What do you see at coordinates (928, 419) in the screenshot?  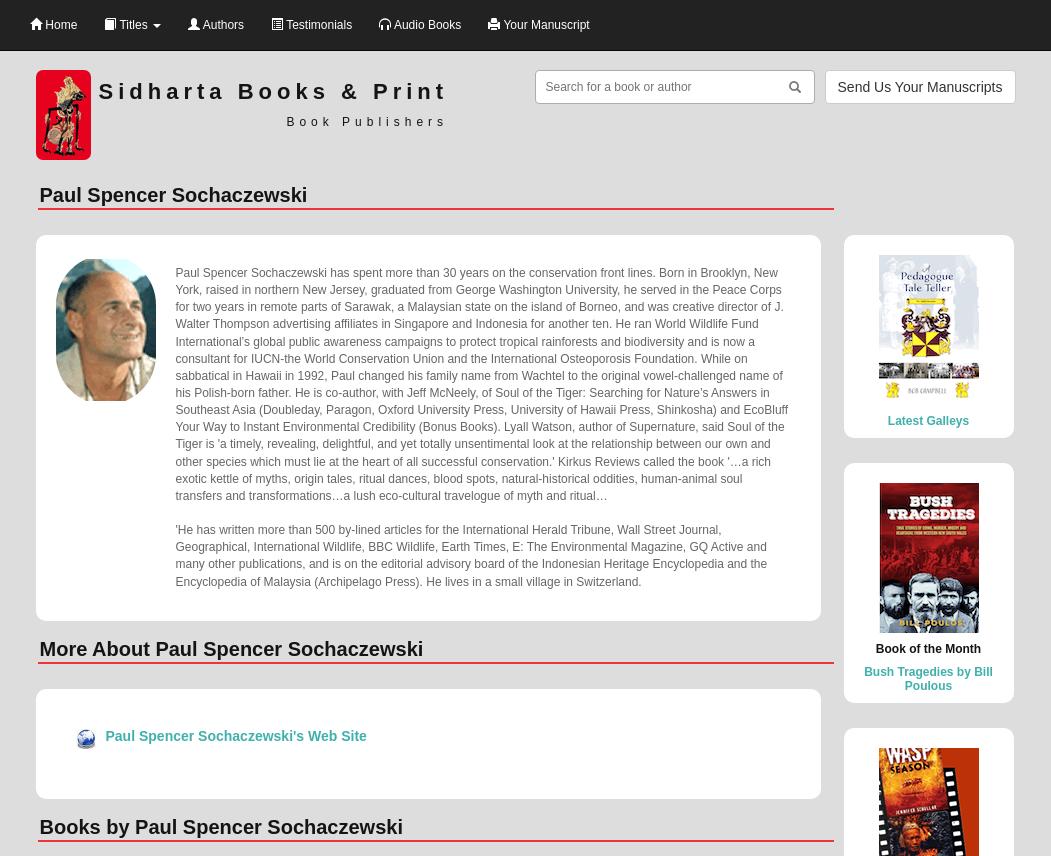 I see `'Latest Galleys'` at bounding box center [928, 419].